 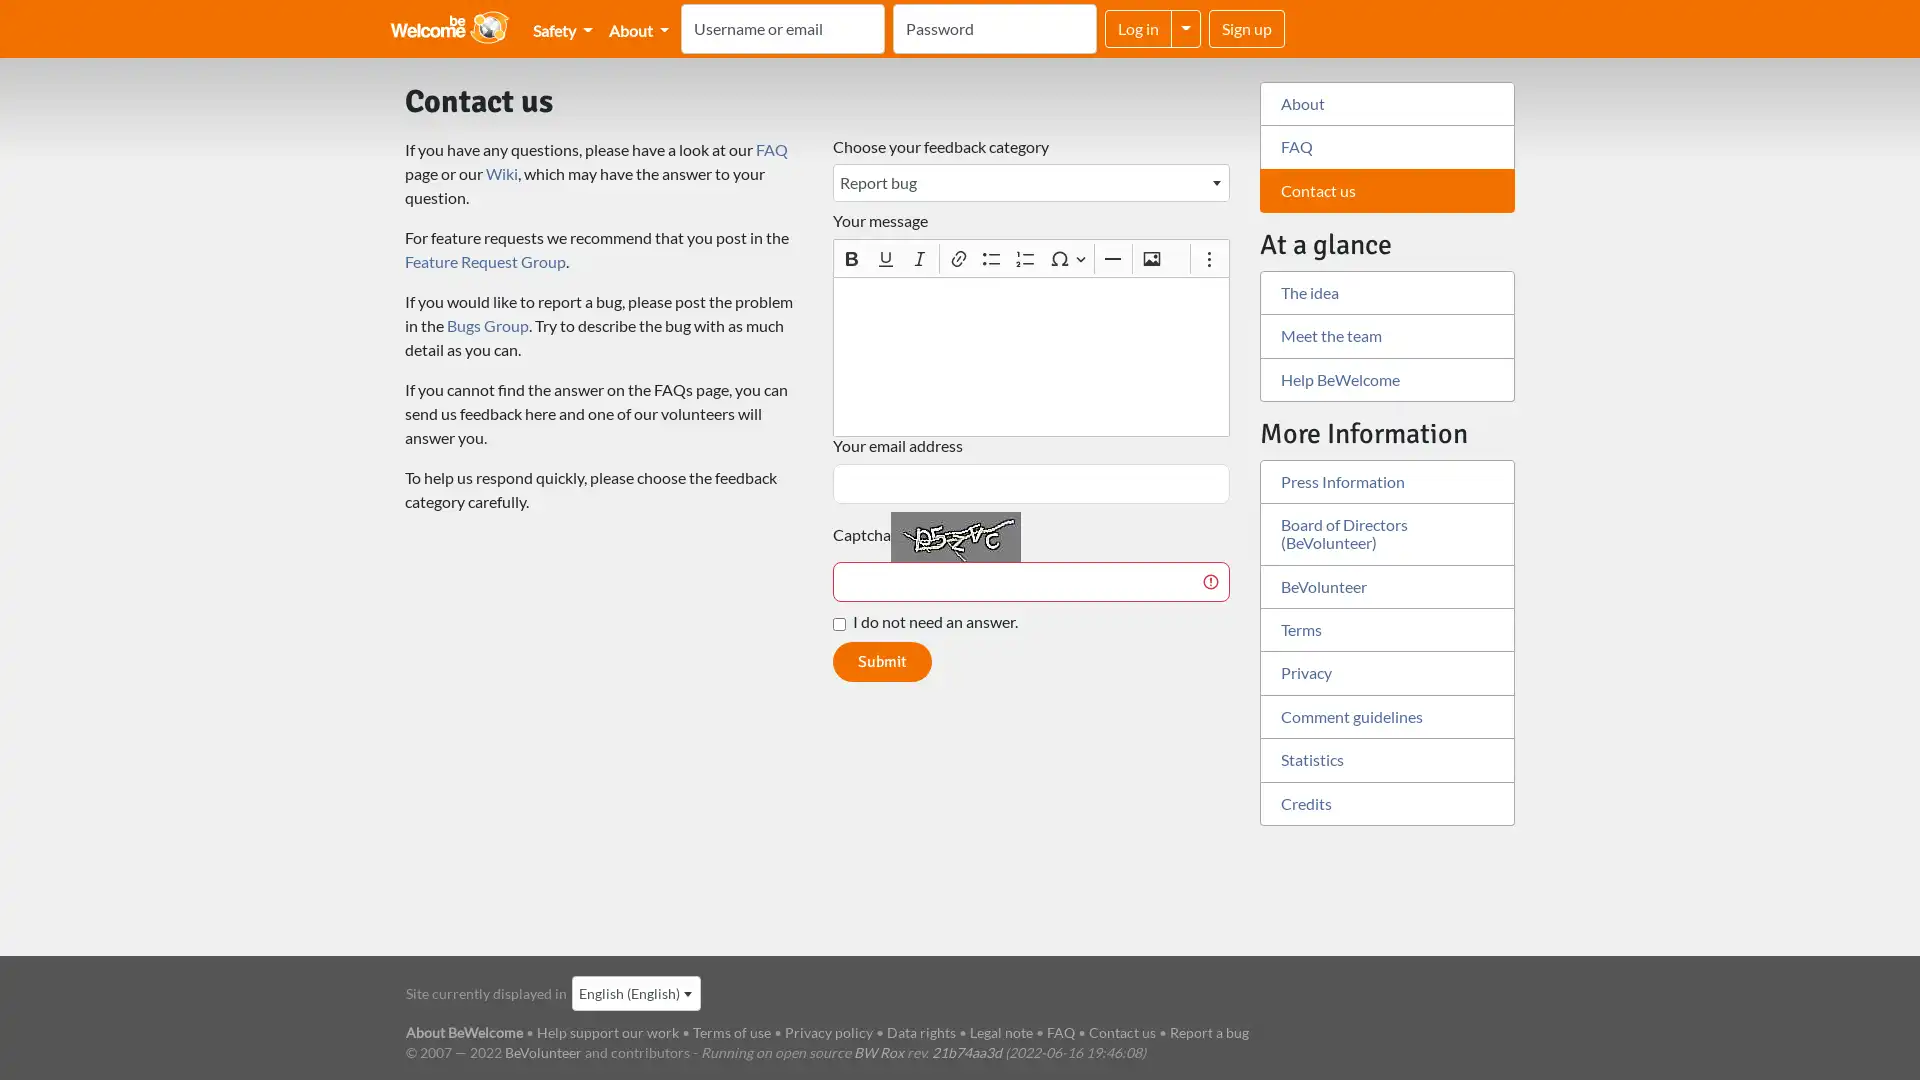 What do you see at coordinates (851, 257) in the screenshot?
I see `Bold` at bounding box center [851, 257].